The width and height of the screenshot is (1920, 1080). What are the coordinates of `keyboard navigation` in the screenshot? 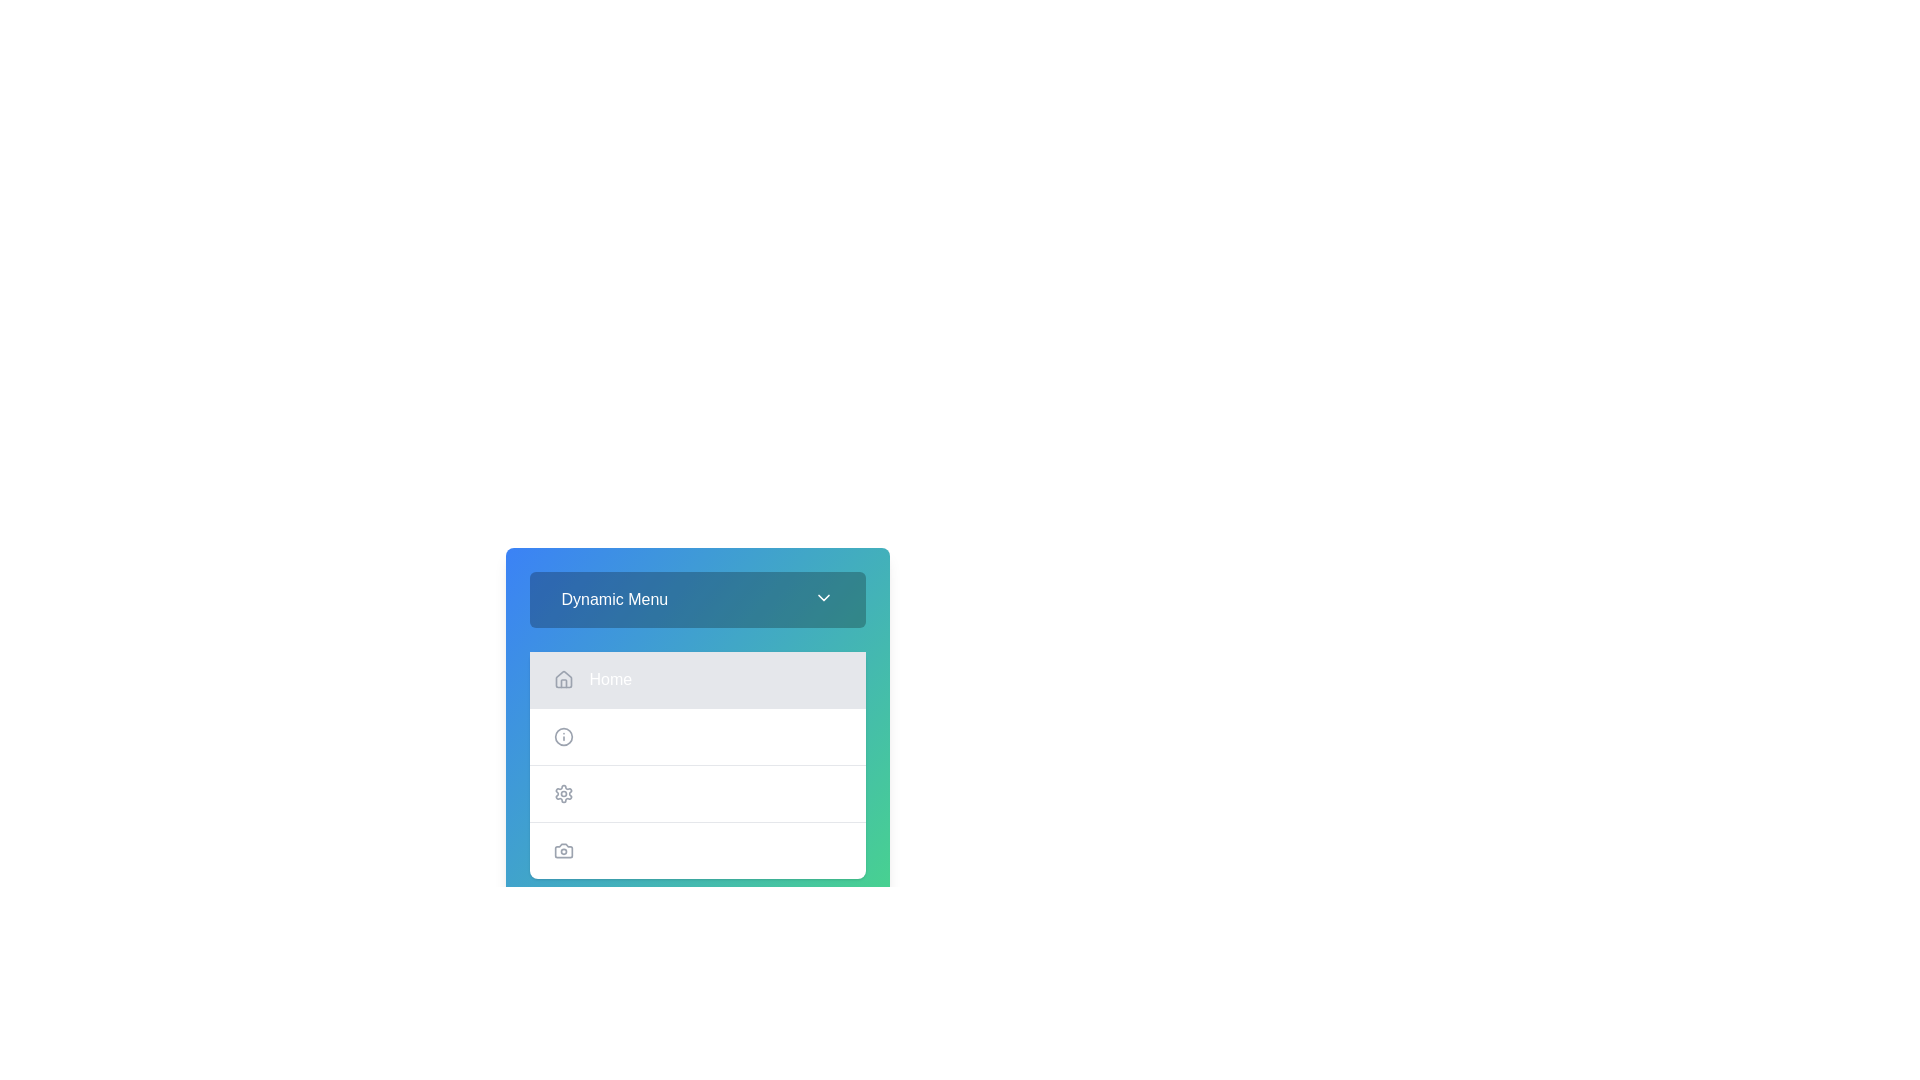 It's located at (697, 784).